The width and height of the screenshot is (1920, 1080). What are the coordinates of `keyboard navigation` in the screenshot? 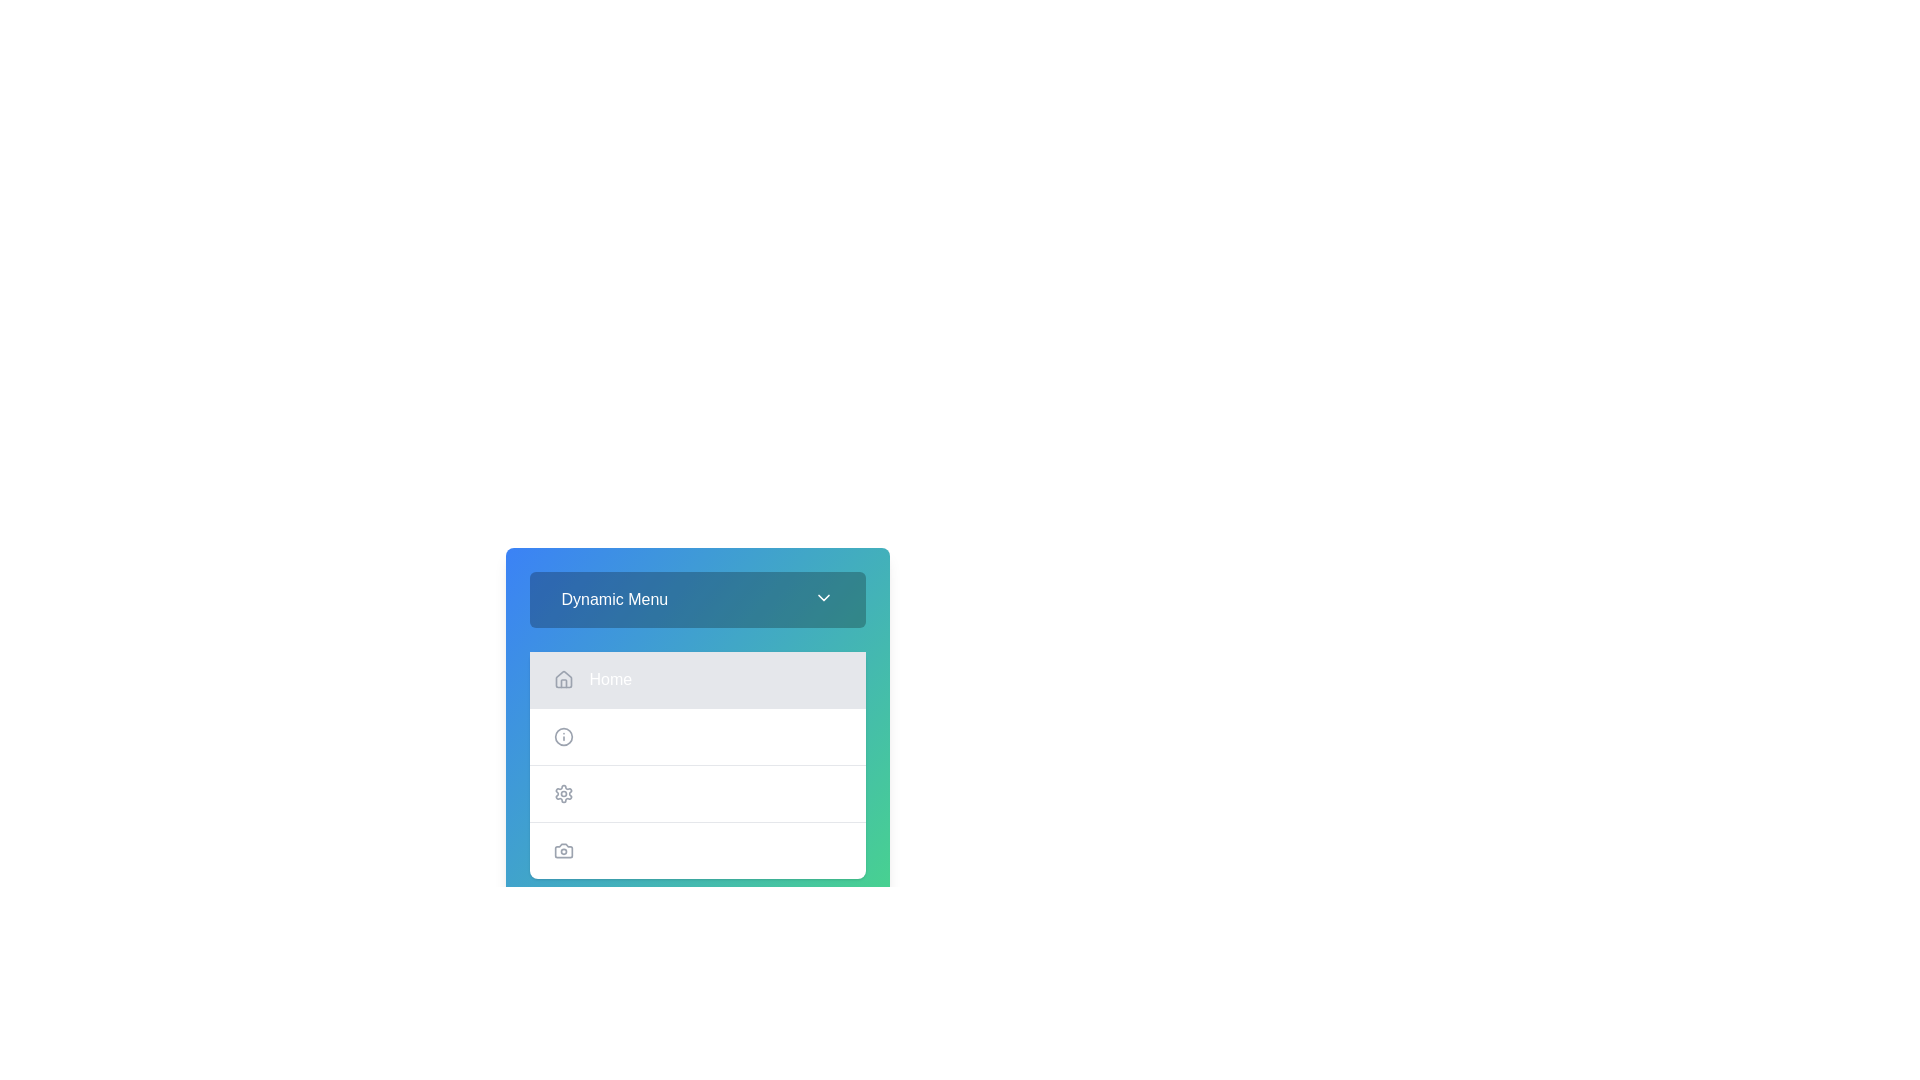 It's located at (697, 784).